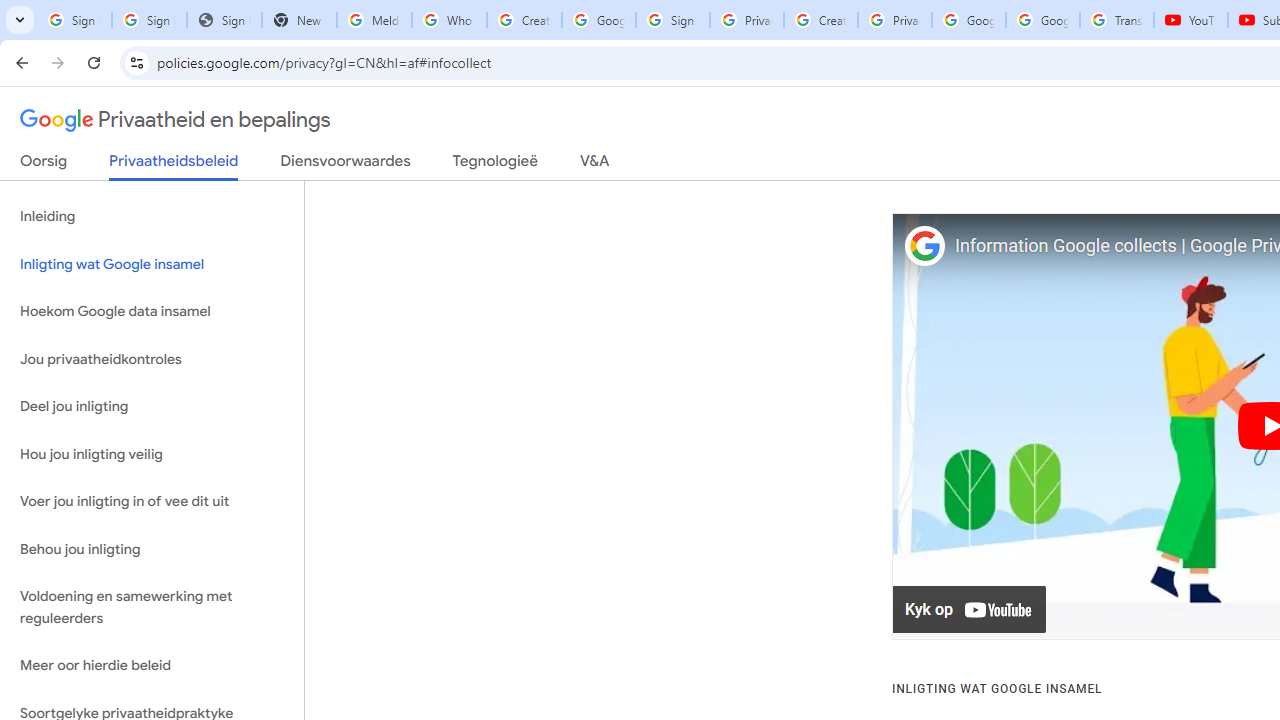 This screenshot has width=1280, height=720. Describe the element at coordinates (44, 164) in the screenshot. I see `'Oorsig'` at that location.